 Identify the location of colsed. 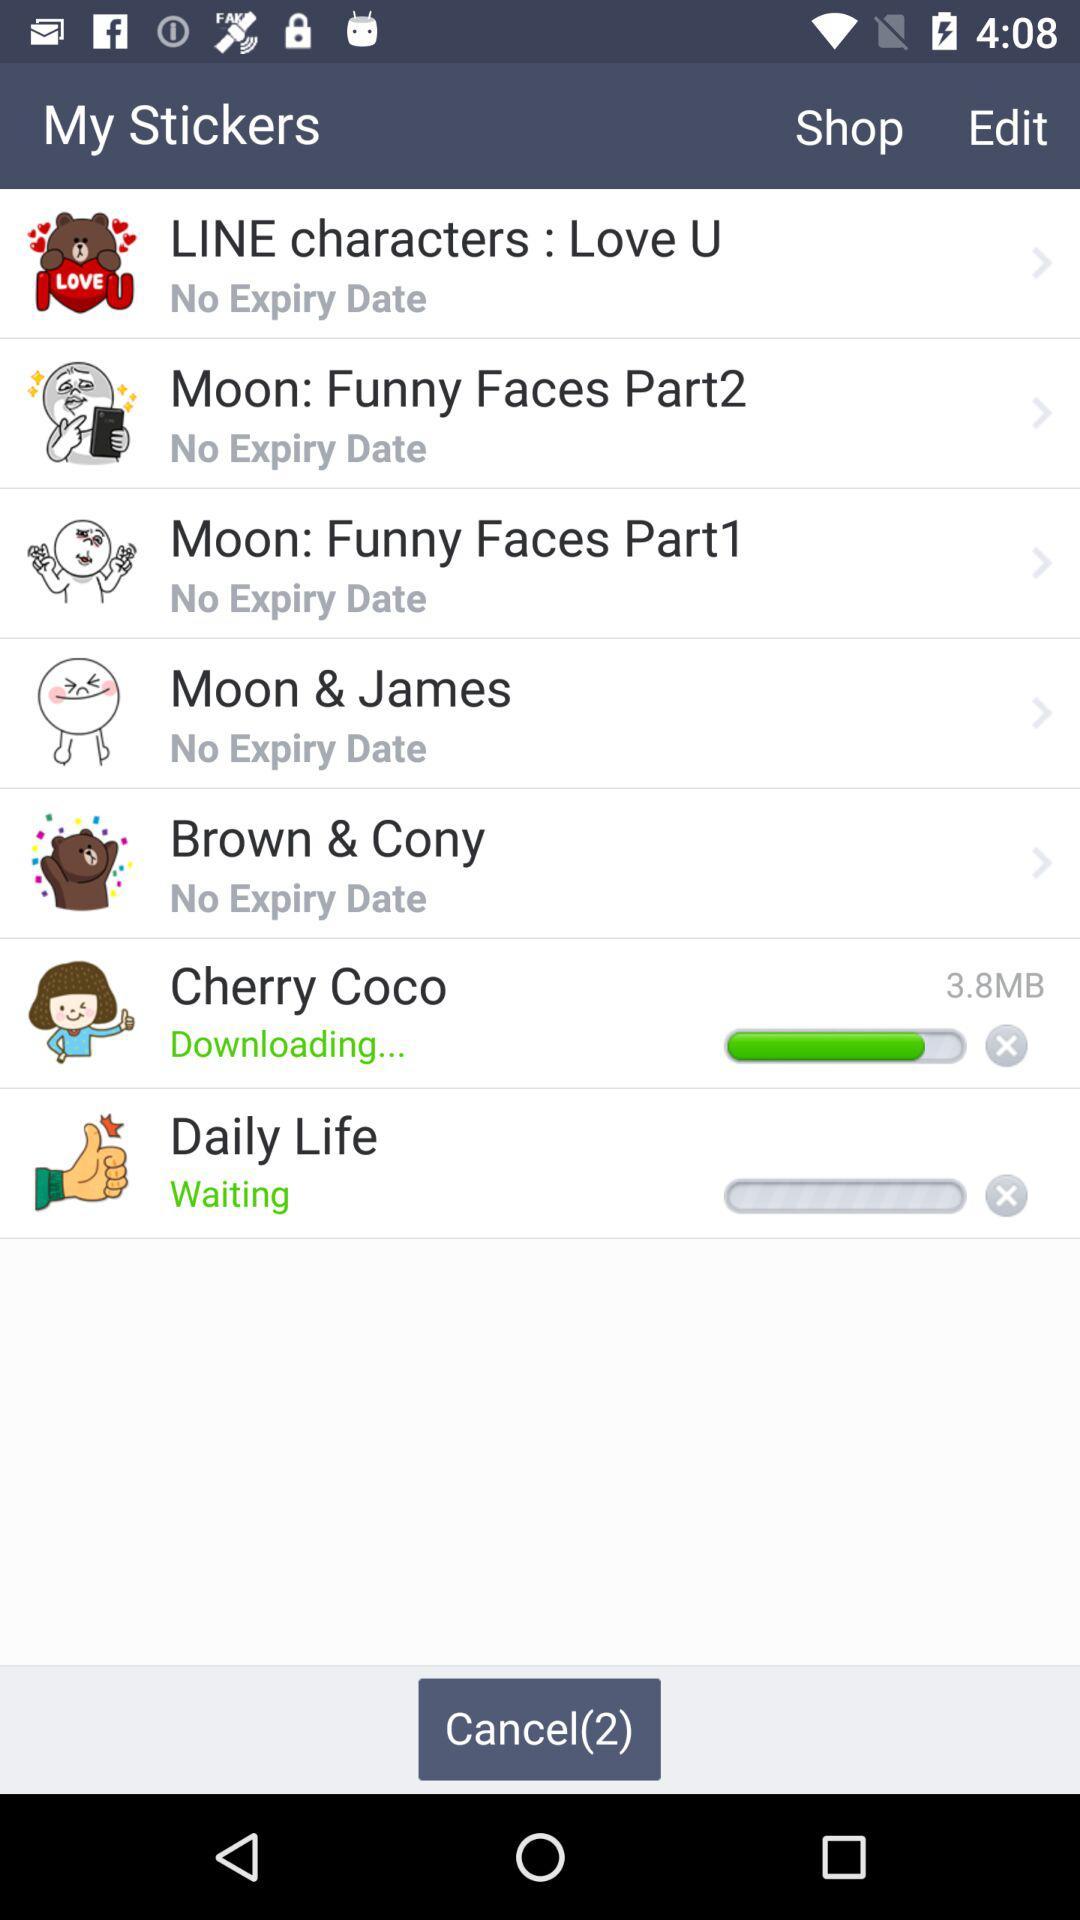
(1006, 1197).